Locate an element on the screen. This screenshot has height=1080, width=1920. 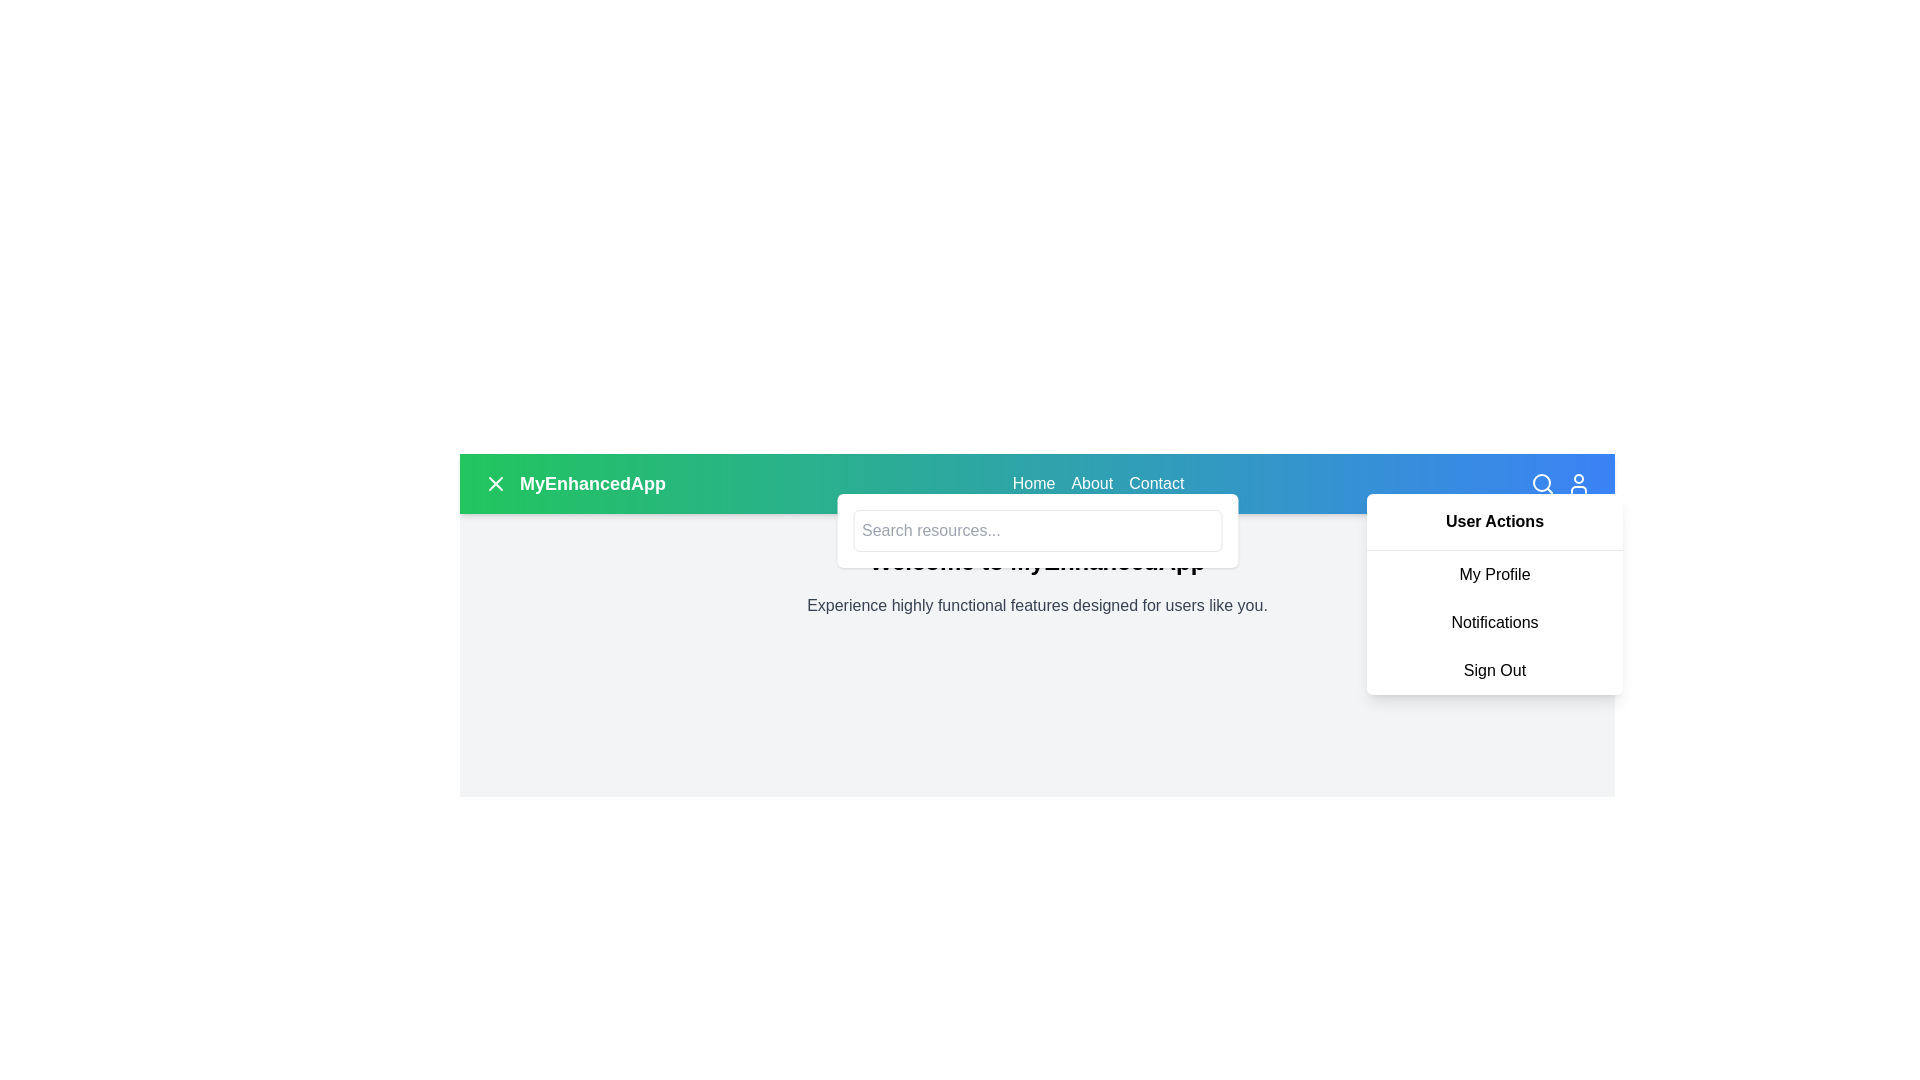
the 'Home' link in the navigation menu located on the right side of the blue background header section is located at coordinates (1034, 483).